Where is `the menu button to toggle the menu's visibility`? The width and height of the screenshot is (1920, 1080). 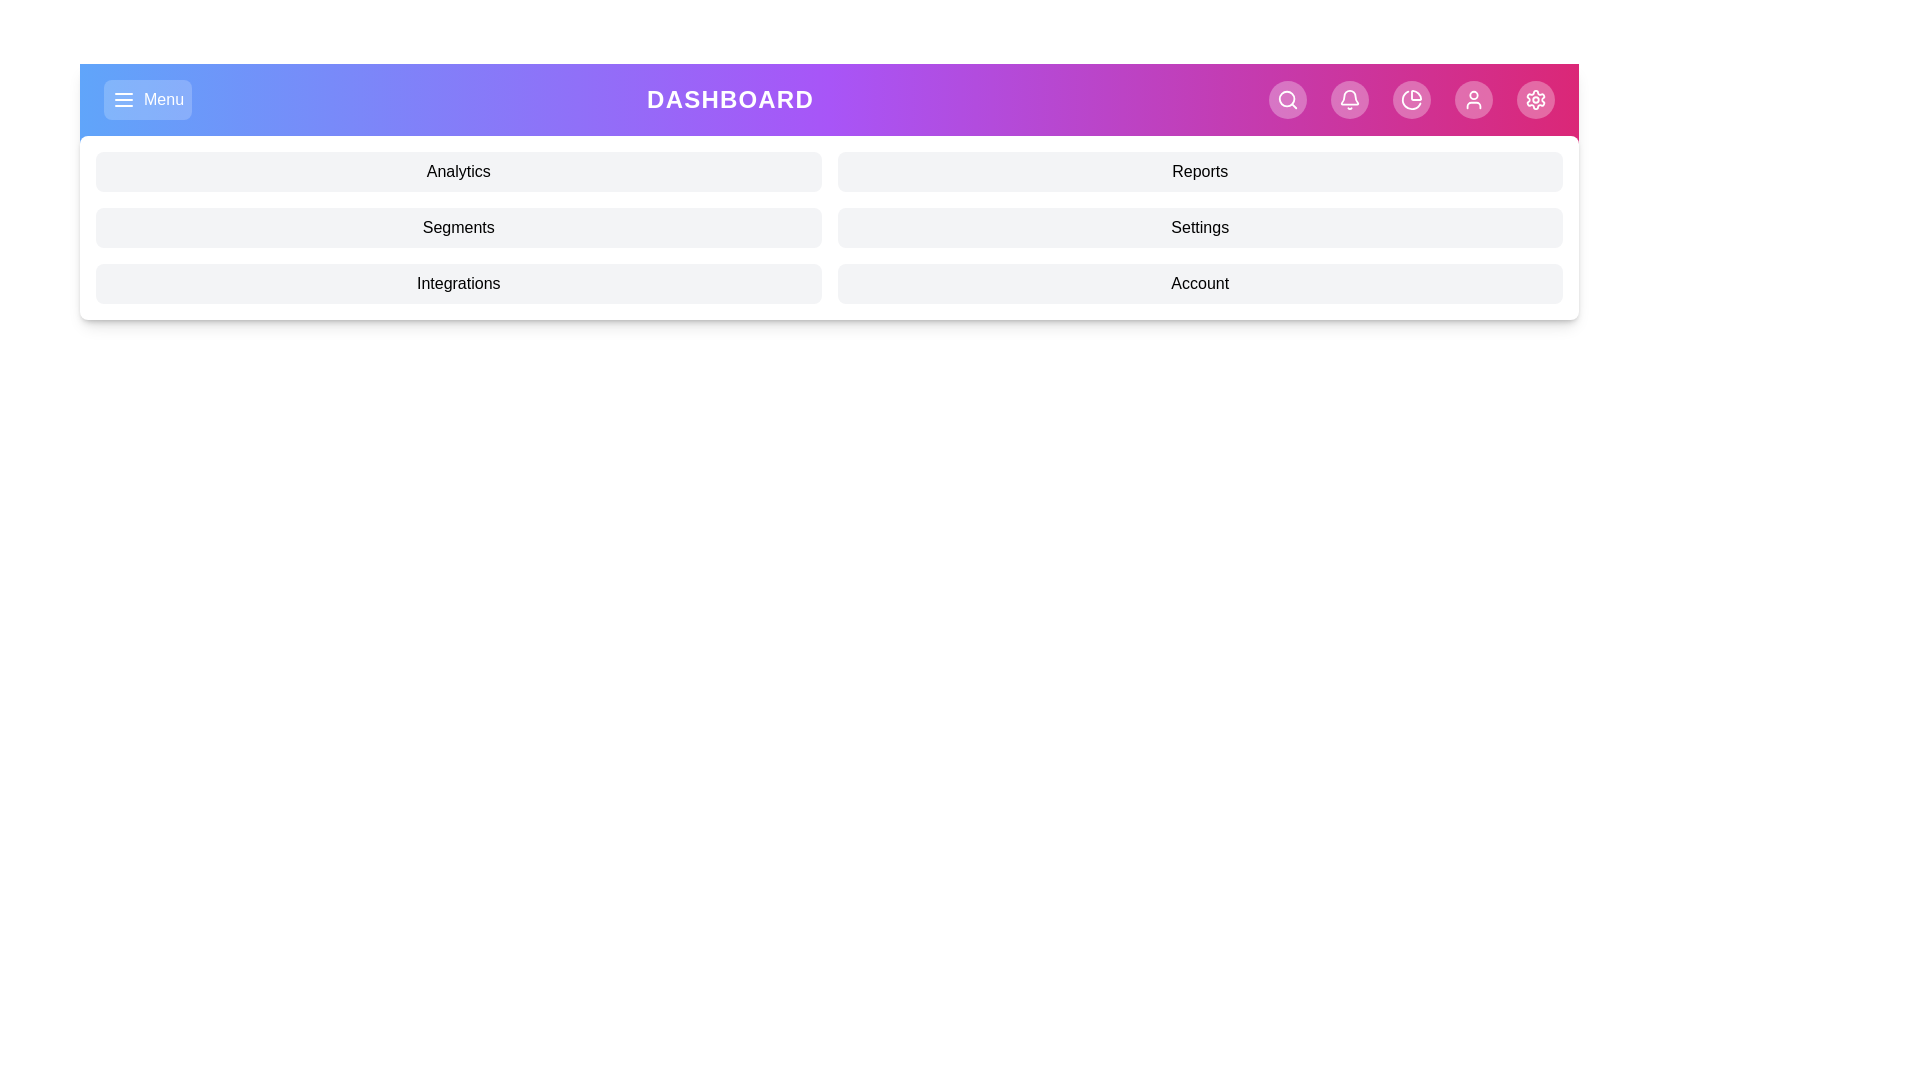 the menu button to toggle the menu's visibility is located at coordinates (147, 100).